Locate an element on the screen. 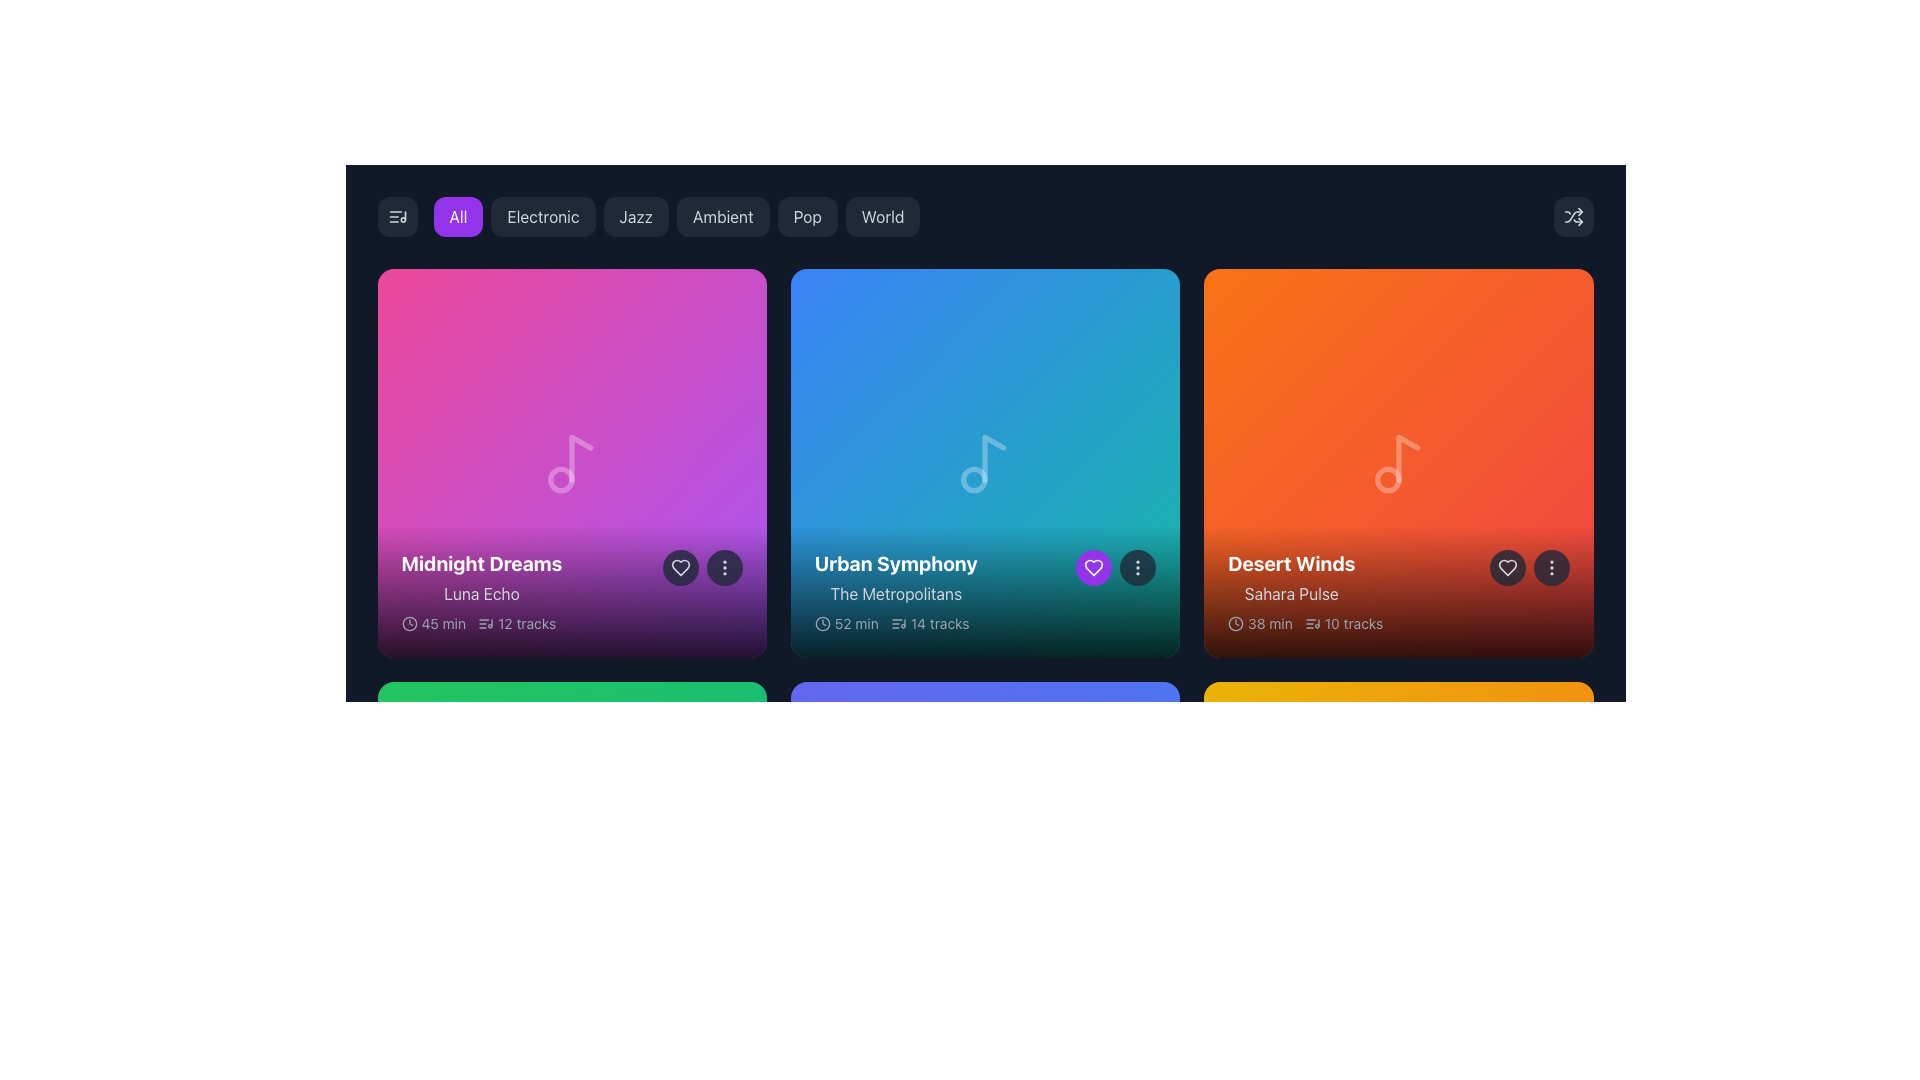  title text 'Midnight Dreams' which is styled with a bold, white, extra-large font and located at the center of the first card in the horizontally scrolling carousel is located at coordinates (481, 564).